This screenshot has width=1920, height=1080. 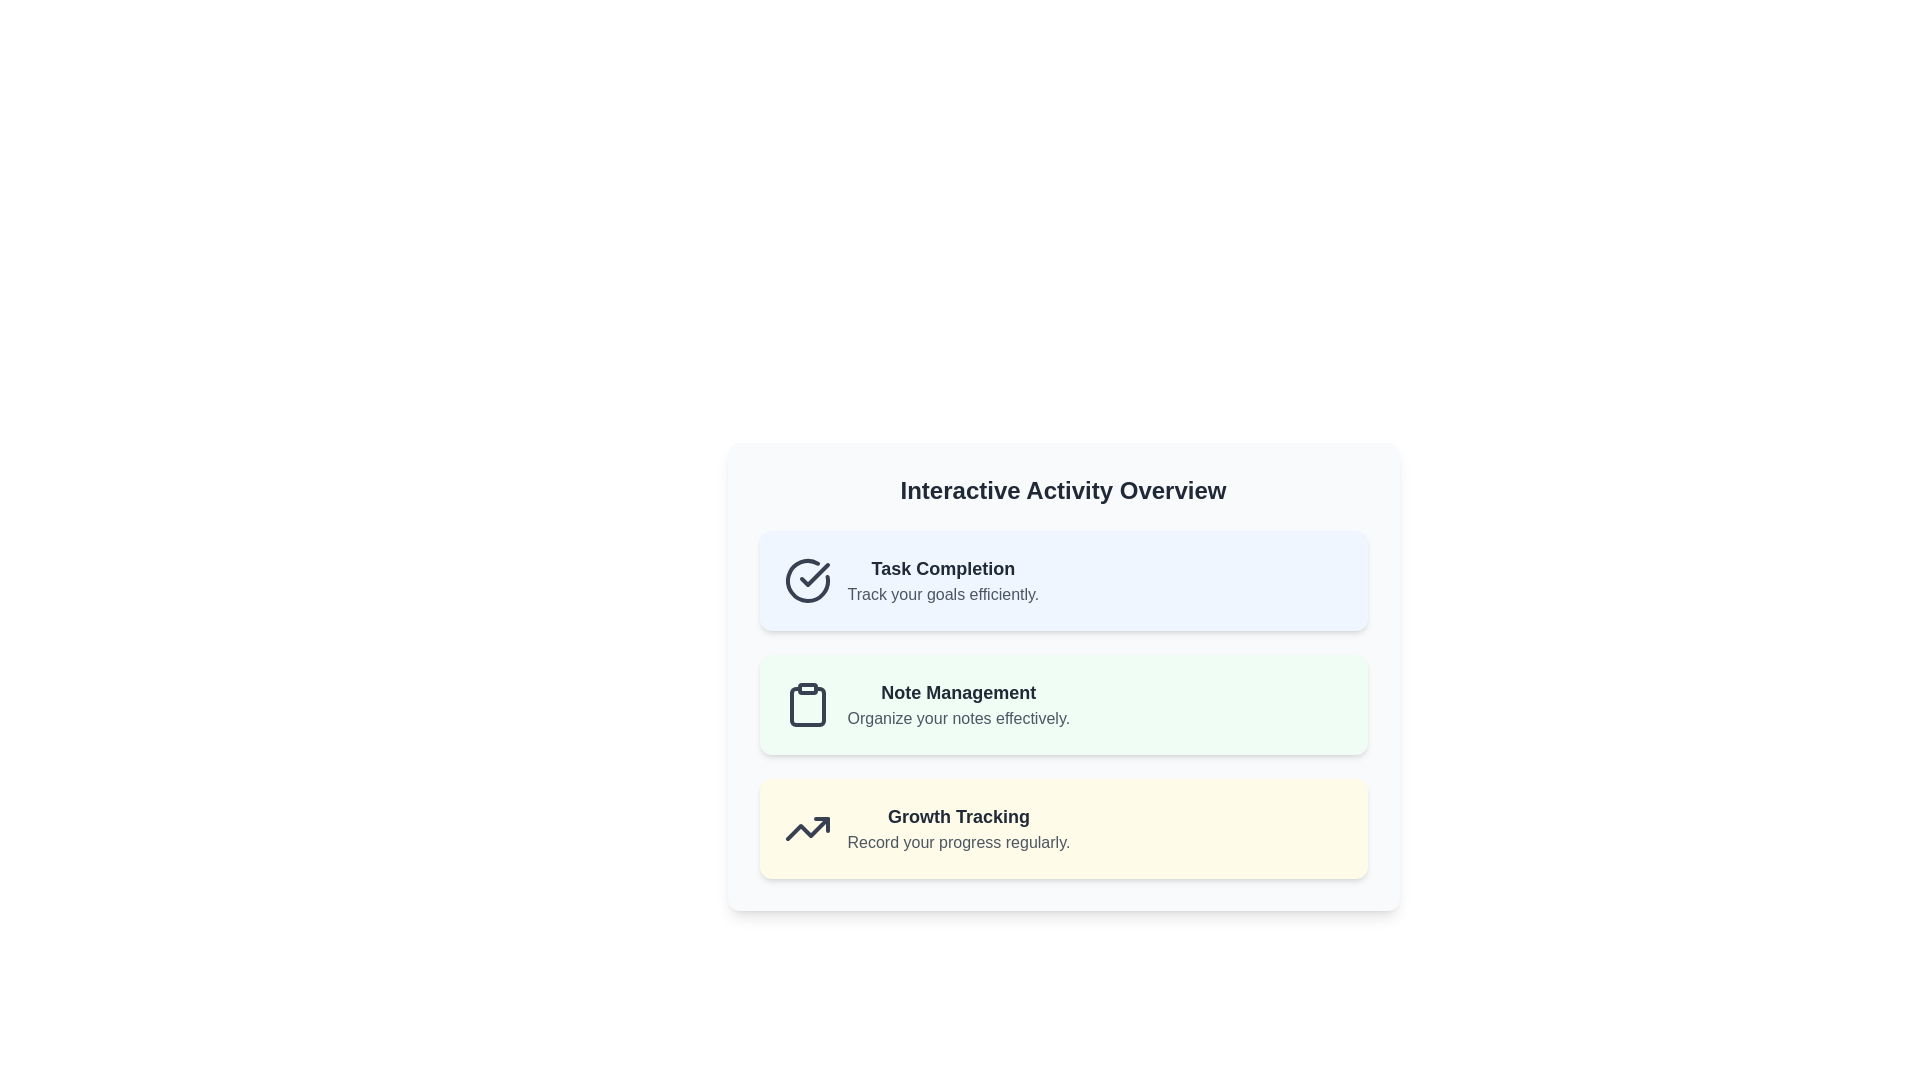 What do you see at coordinates (958, 829) in the screenshot?
I see `text of the 'Growth Tracking' feature label, which is the third item in a vertically stacked list of card components, located within a light yellow card` at bounding box center [958, 829].